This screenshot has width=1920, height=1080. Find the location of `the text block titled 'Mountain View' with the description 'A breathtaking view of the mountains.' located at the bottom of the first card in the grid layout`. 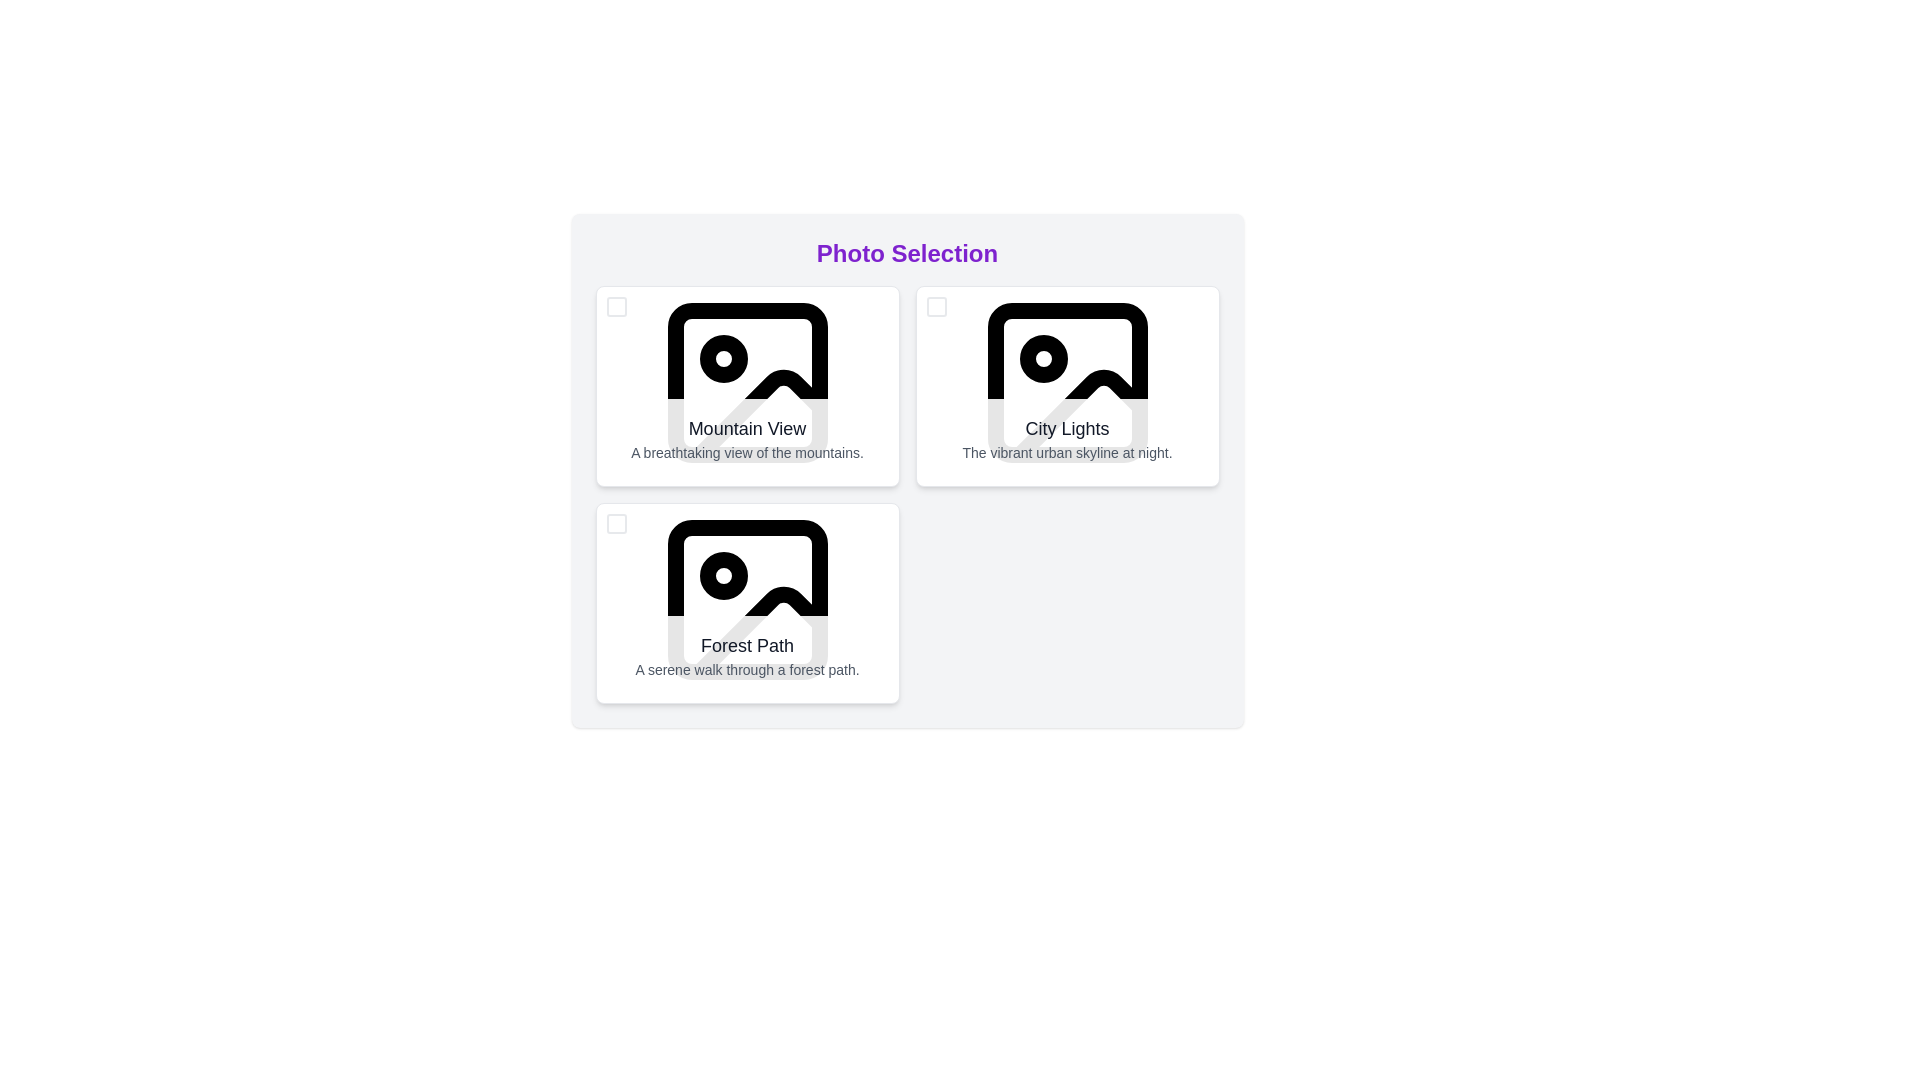

the text block titled 'Mountain View' with the description 'A breathtaking view of the mountains.' located at the bottom of the first card in the grid layout is located at coordinates (746, 438).